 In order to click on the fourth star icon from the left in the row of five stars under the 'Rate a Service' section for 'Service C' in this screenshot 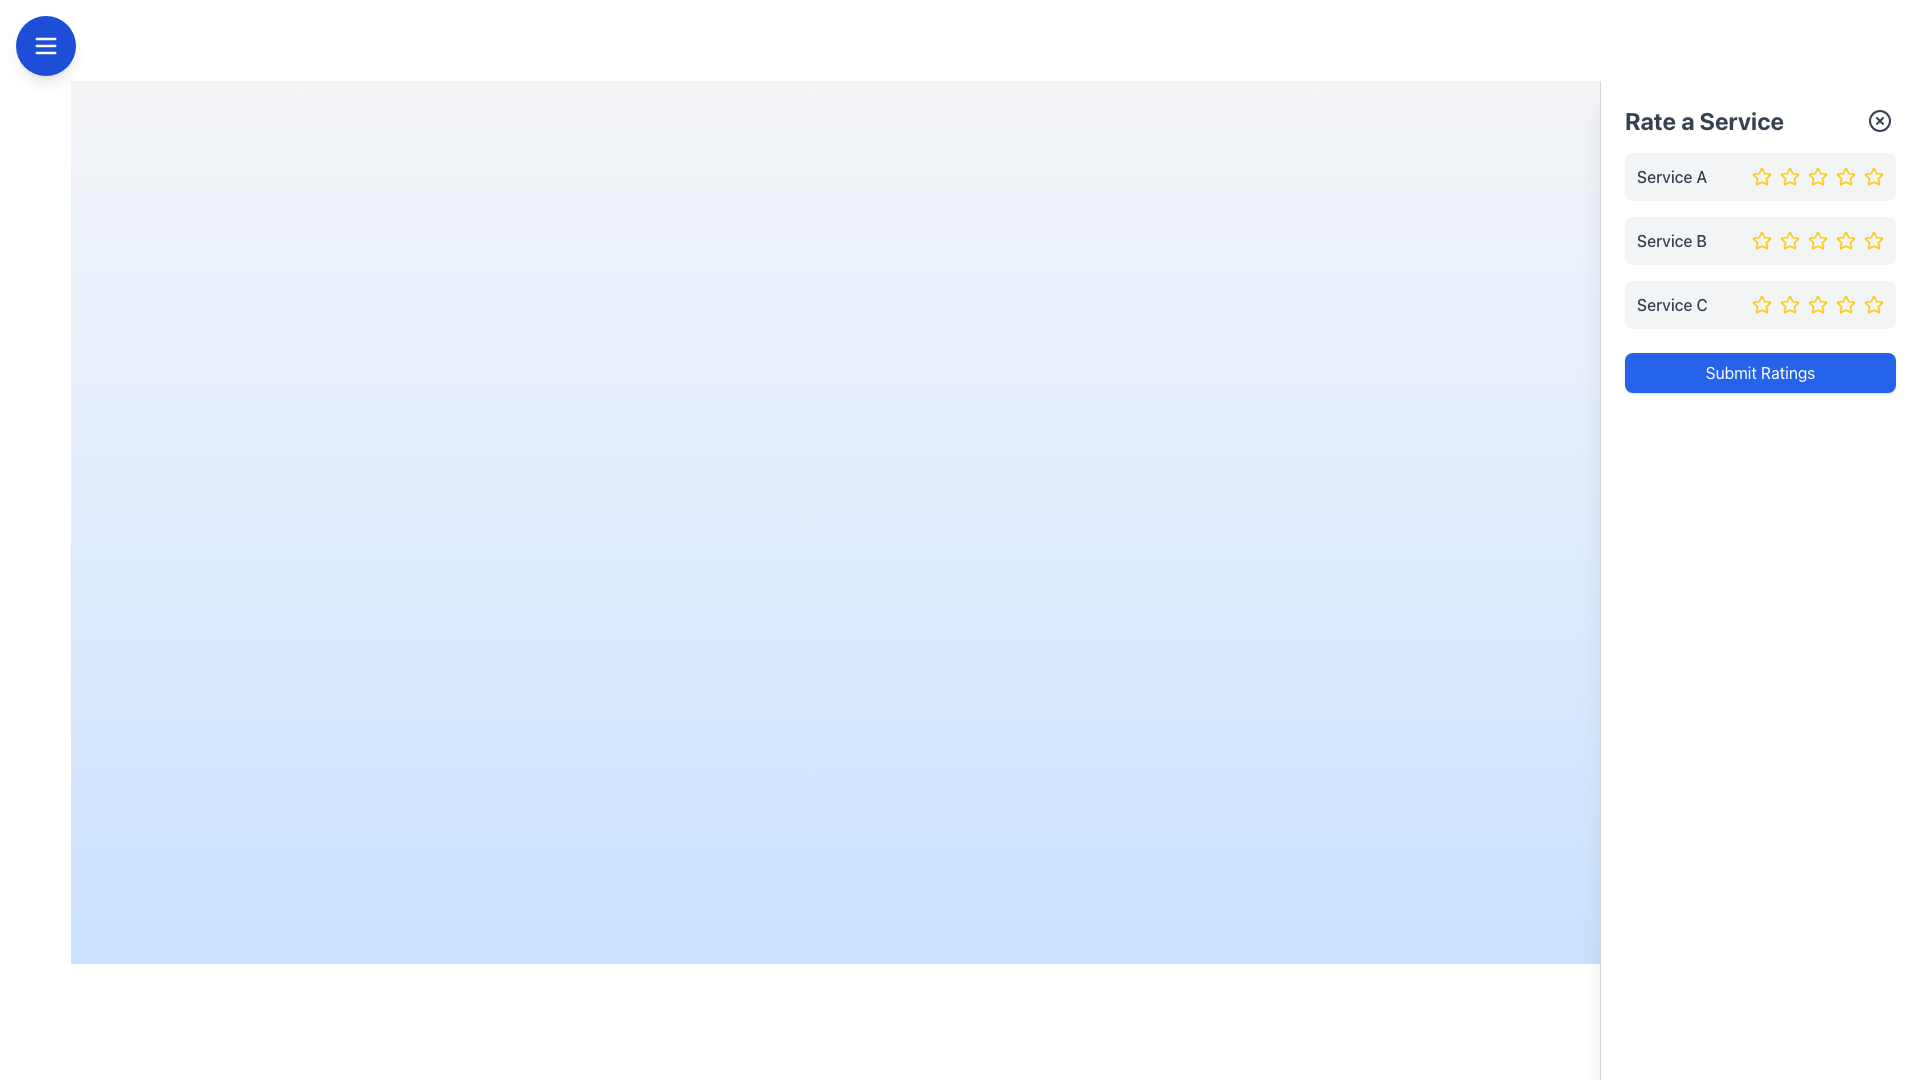, I will do `click(1818, 304)`.